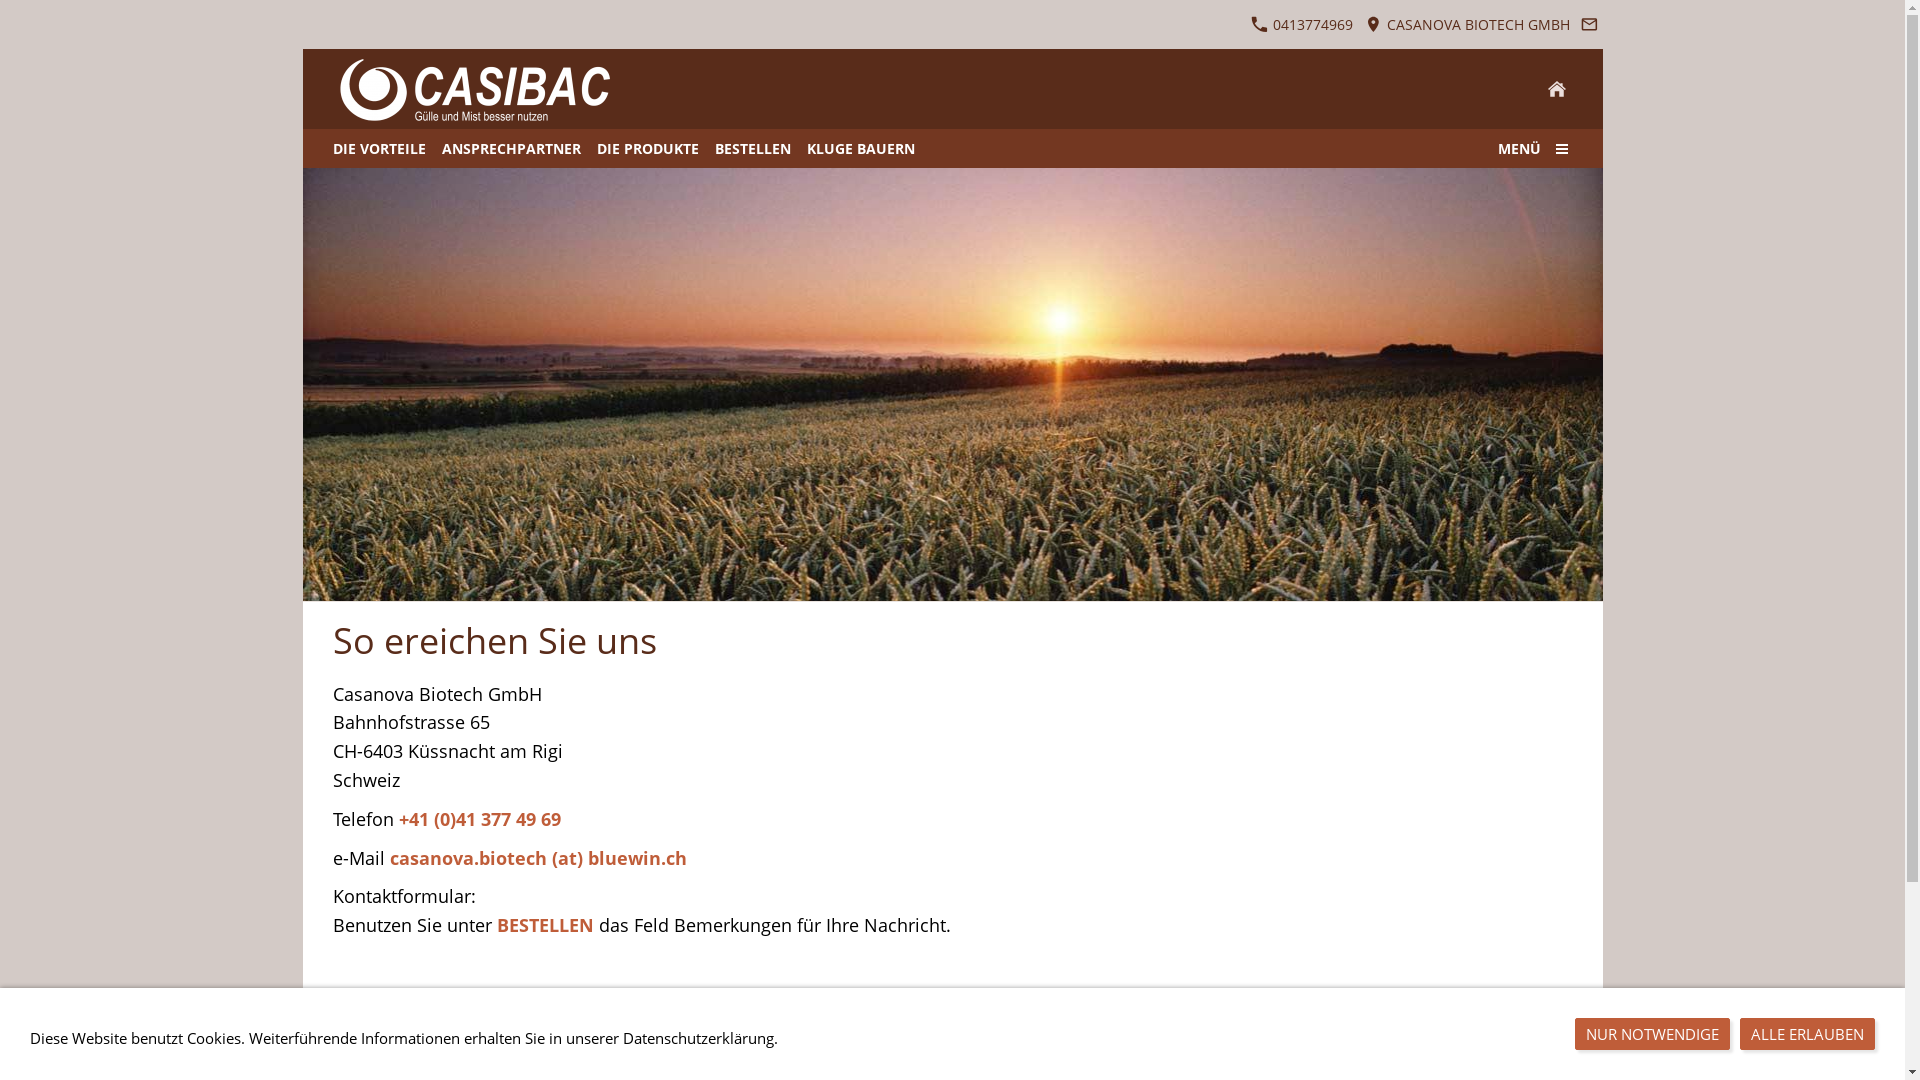  What do you see at coordinates (1573, 1033) in the screenshot?
I see `'NUR NOTWENDIGE'` at bounding box center [1573, 1033].